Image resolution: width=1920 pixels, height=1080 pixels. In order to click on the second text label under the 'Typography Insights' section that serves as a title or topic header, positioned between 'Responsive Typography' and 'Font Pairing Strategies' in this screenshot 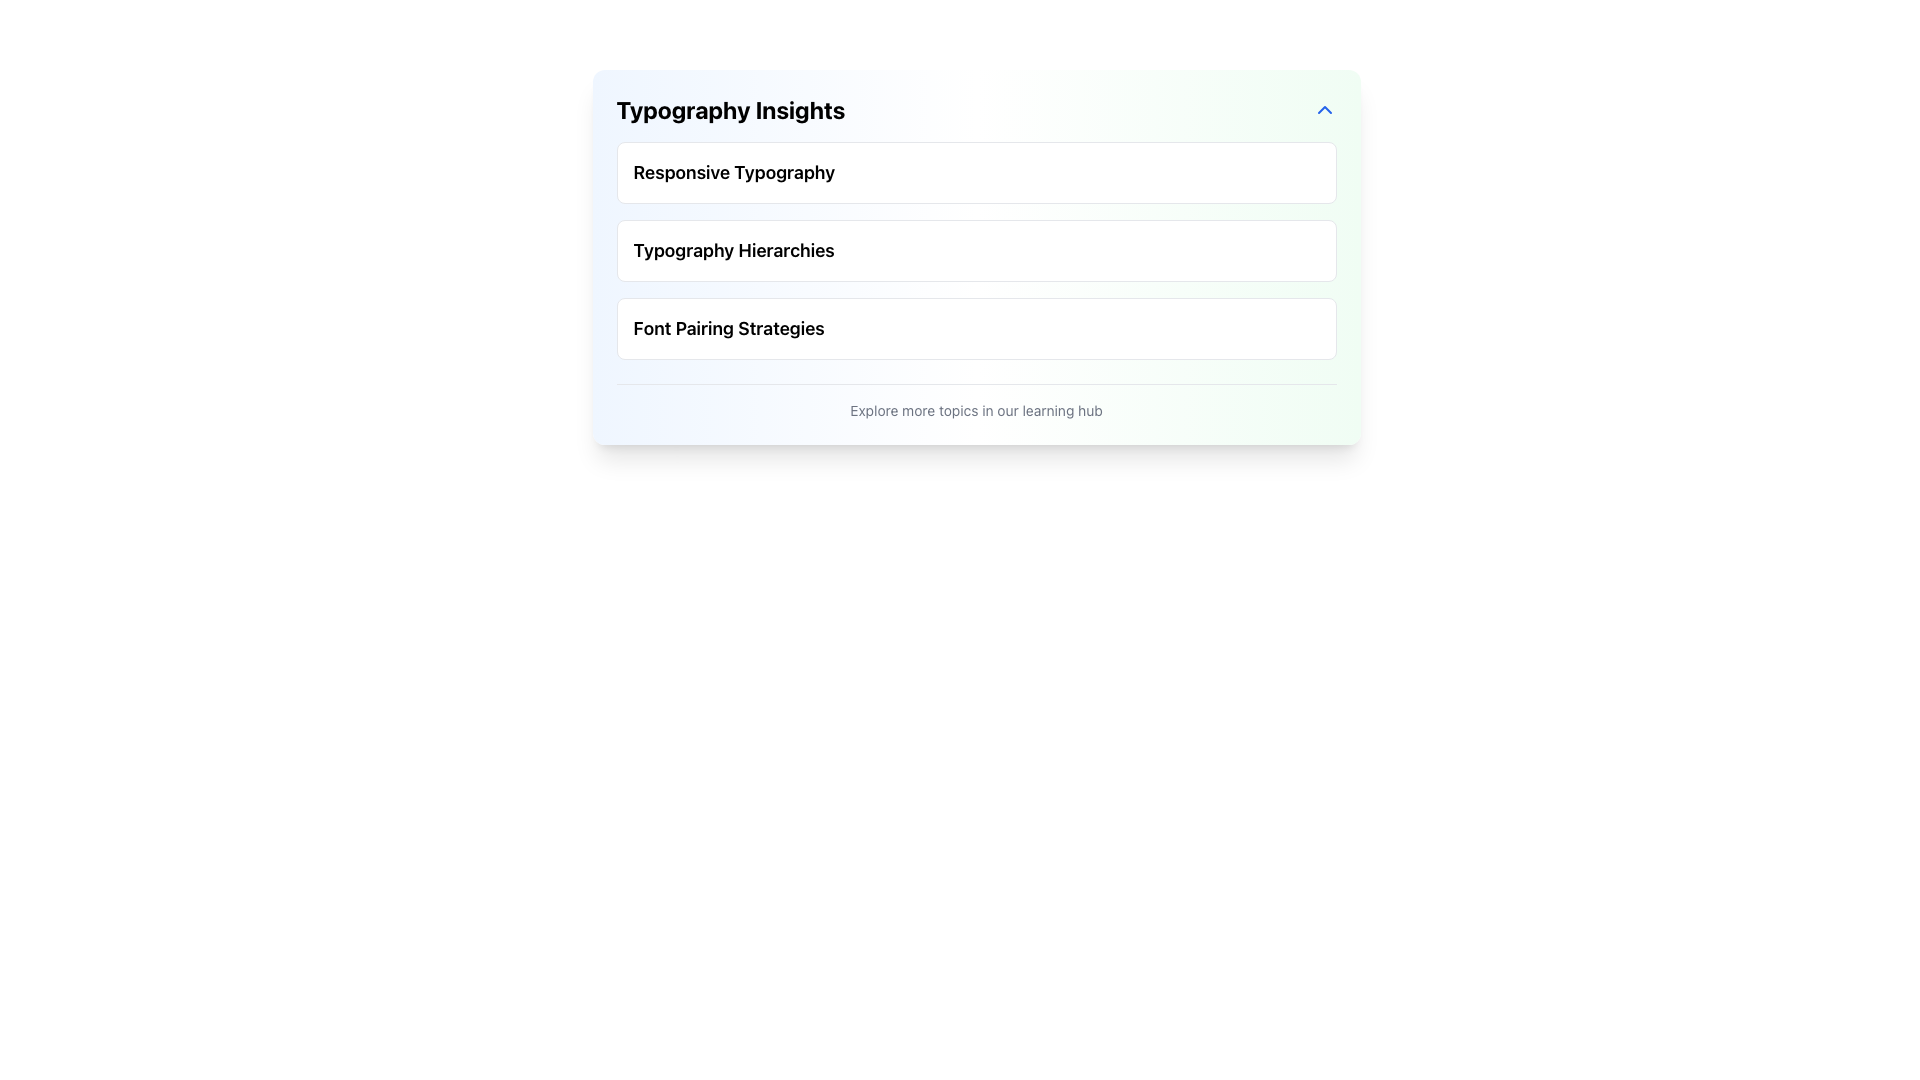, I will do `click(733, 249)`.